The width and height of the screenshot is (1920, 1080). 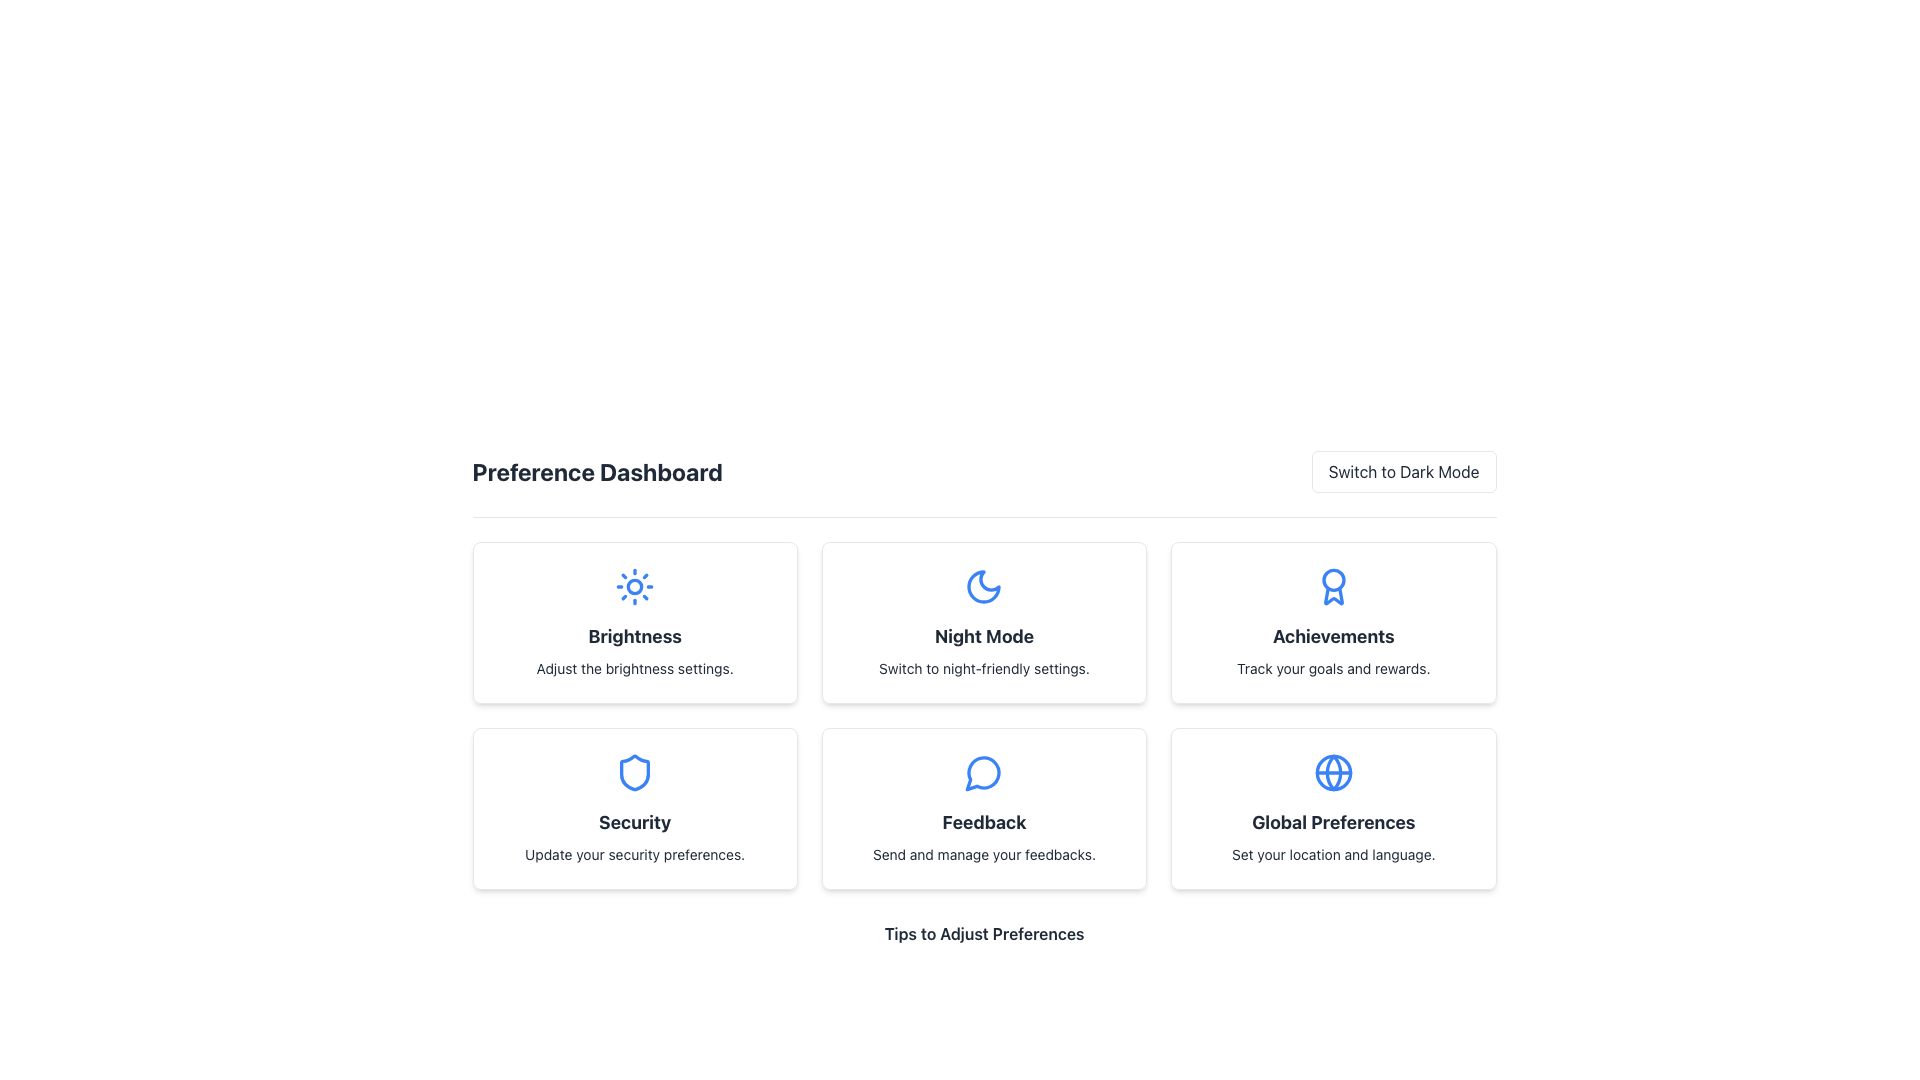 What do you see at coordinates (984, 822) in the screenshot?
I see `the text label that reads 'Feedback', which is styled with a bold and large font and is centrally positioned within the 'Feedback' card on the dashboard` at bounding box center [984, 822].